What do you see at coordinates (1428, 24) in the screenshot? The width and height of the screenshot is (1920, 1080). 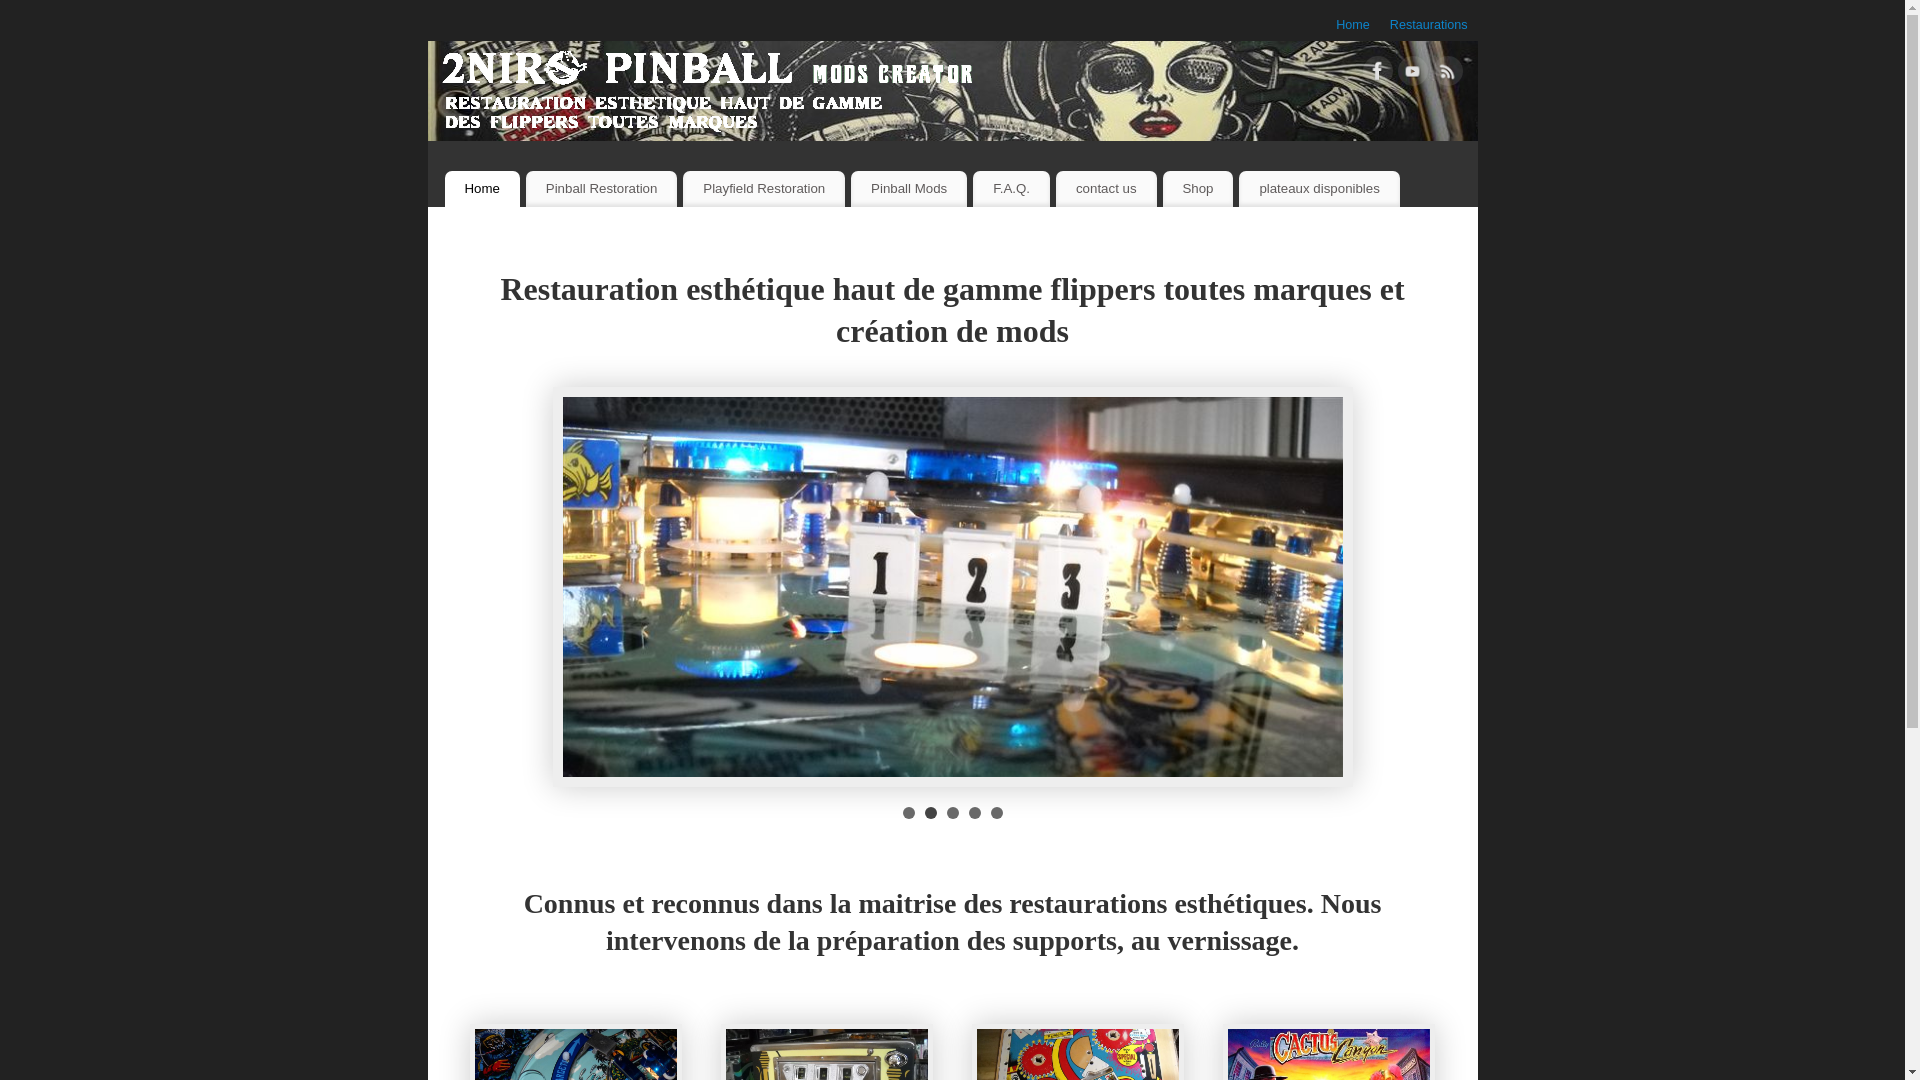 I see `'Restaurations'` at bounding box center [1428, 24].